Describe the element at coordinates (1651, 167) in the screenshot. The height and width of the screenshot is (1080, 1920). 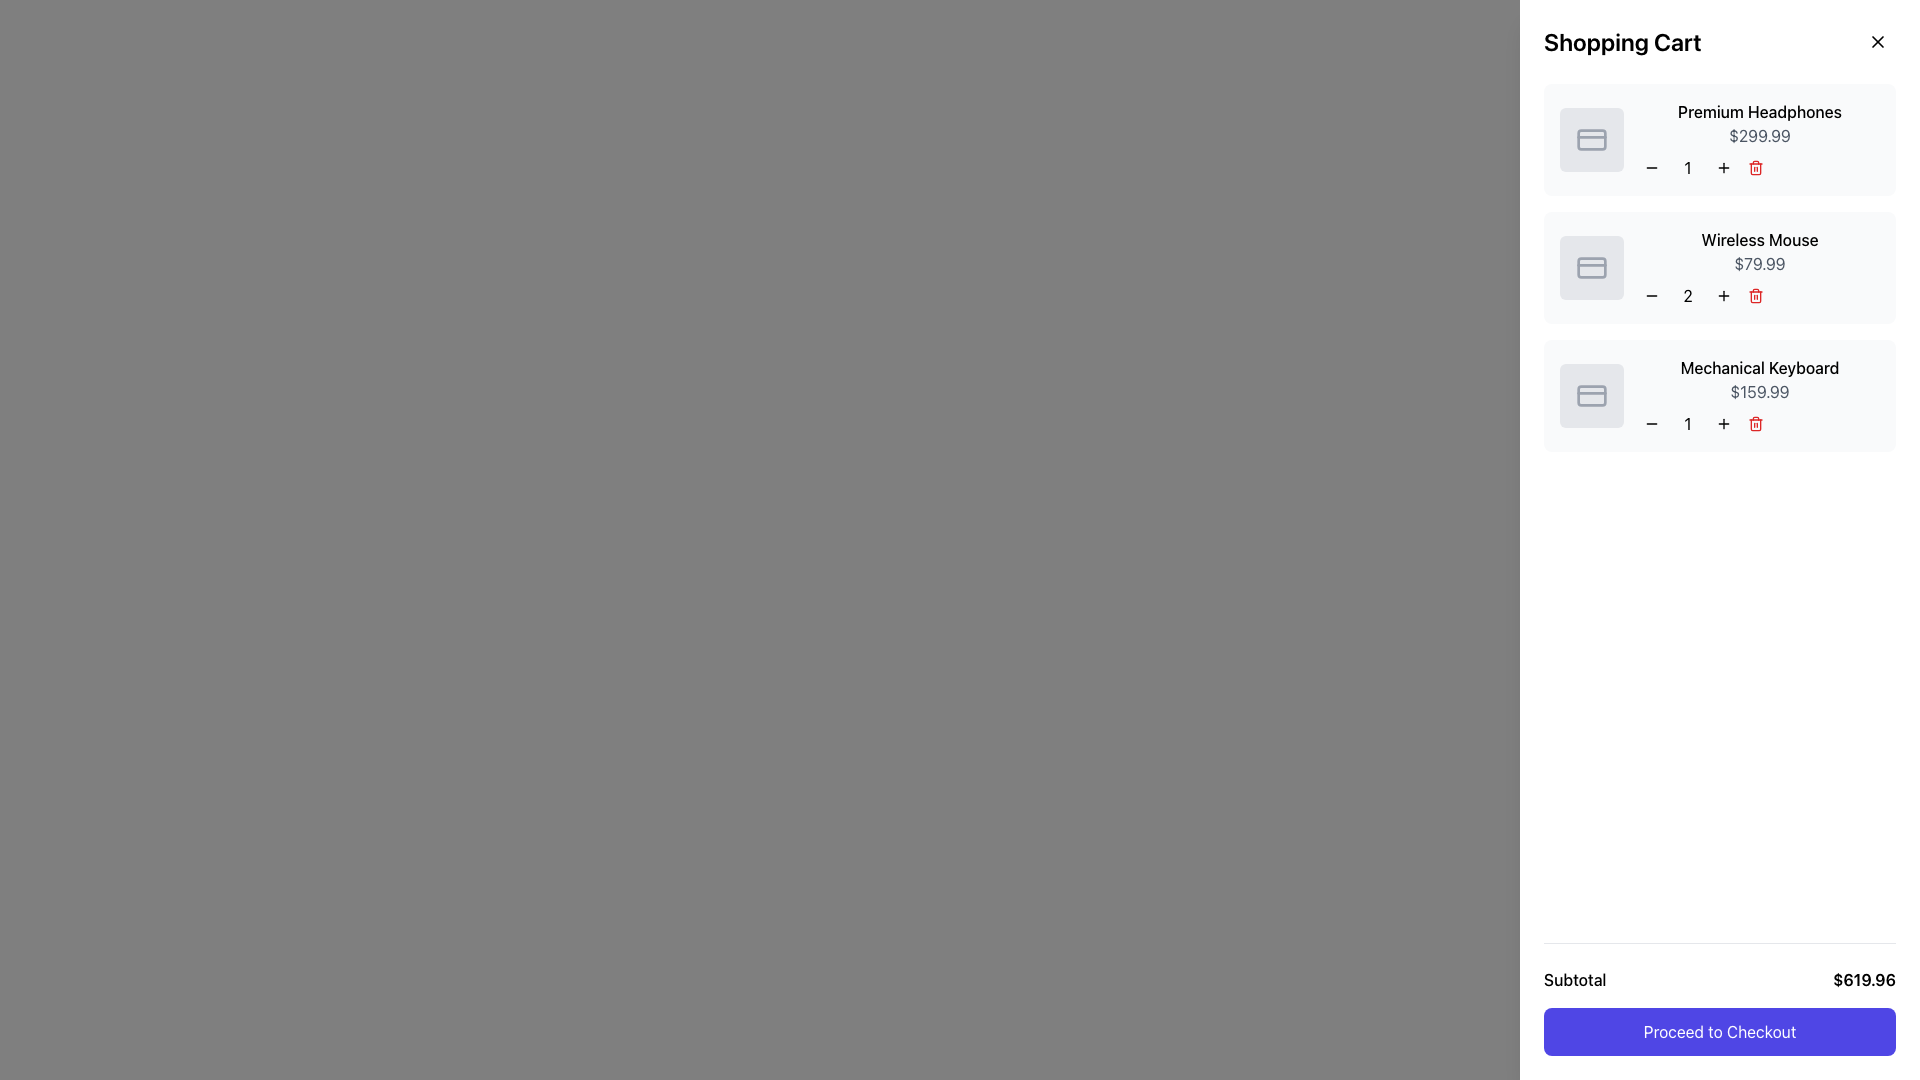
I see `the decrement button for reducing the quantity of 'Premium Headphones' in the shopping cart` at that location.